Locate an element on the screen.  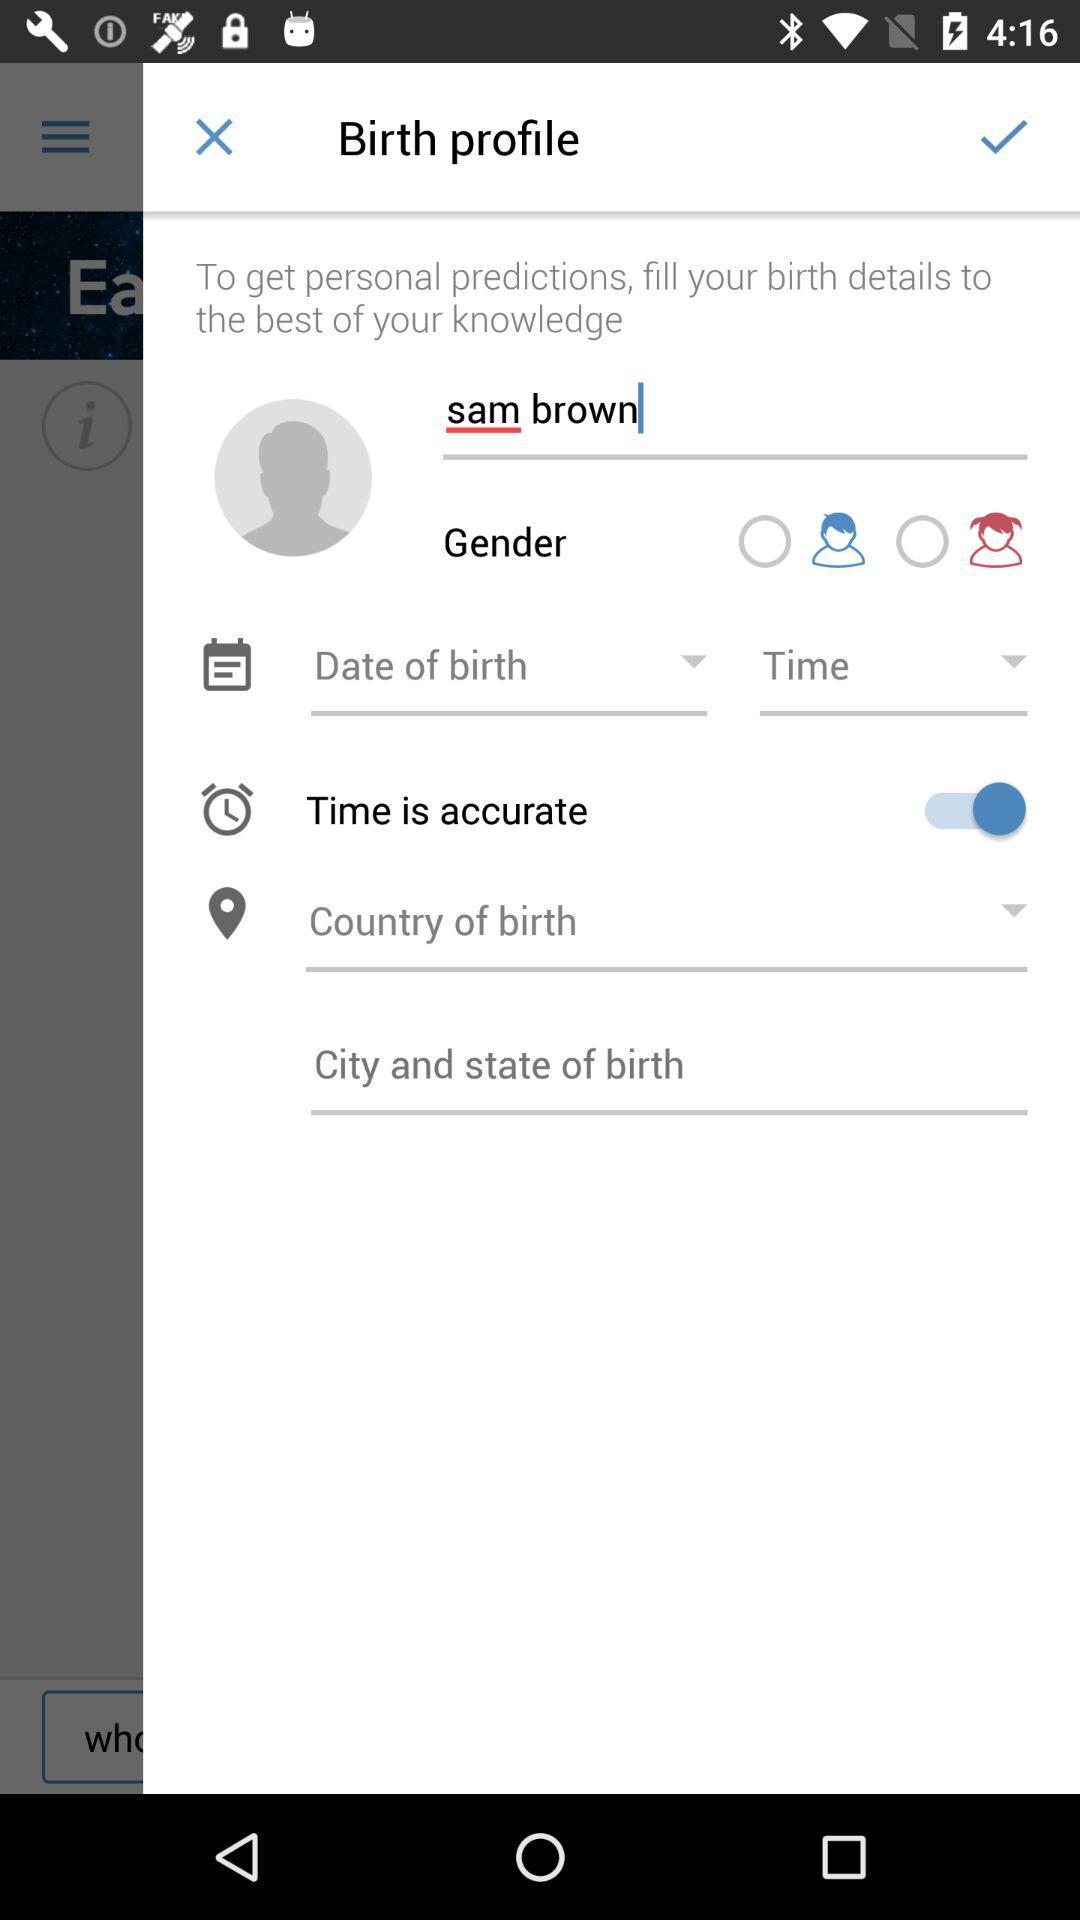
shows mark place option is located at coordinates (764, 541).